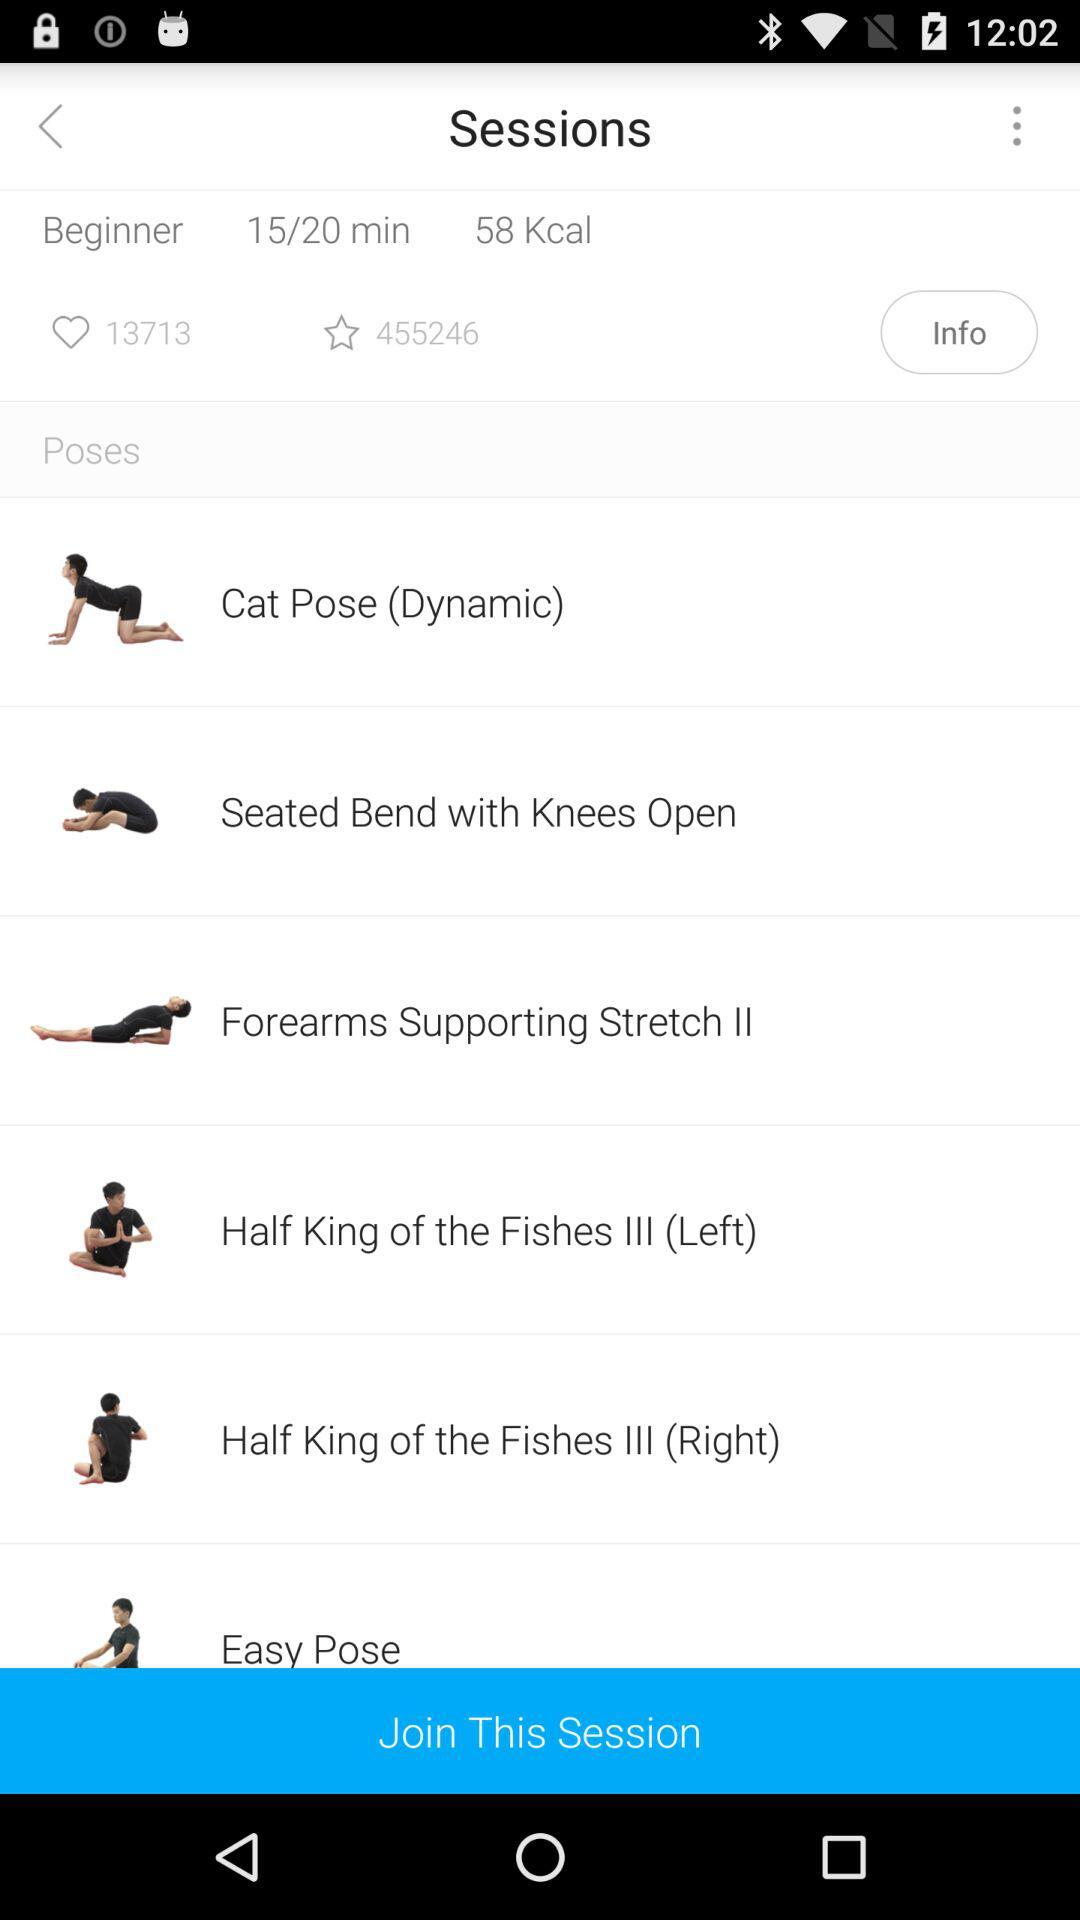 The width and height of the screenshot is (1080, 1920). Describe the element at coordinates (1017, 133) in the screenshot. I see `the more icon` at that location.